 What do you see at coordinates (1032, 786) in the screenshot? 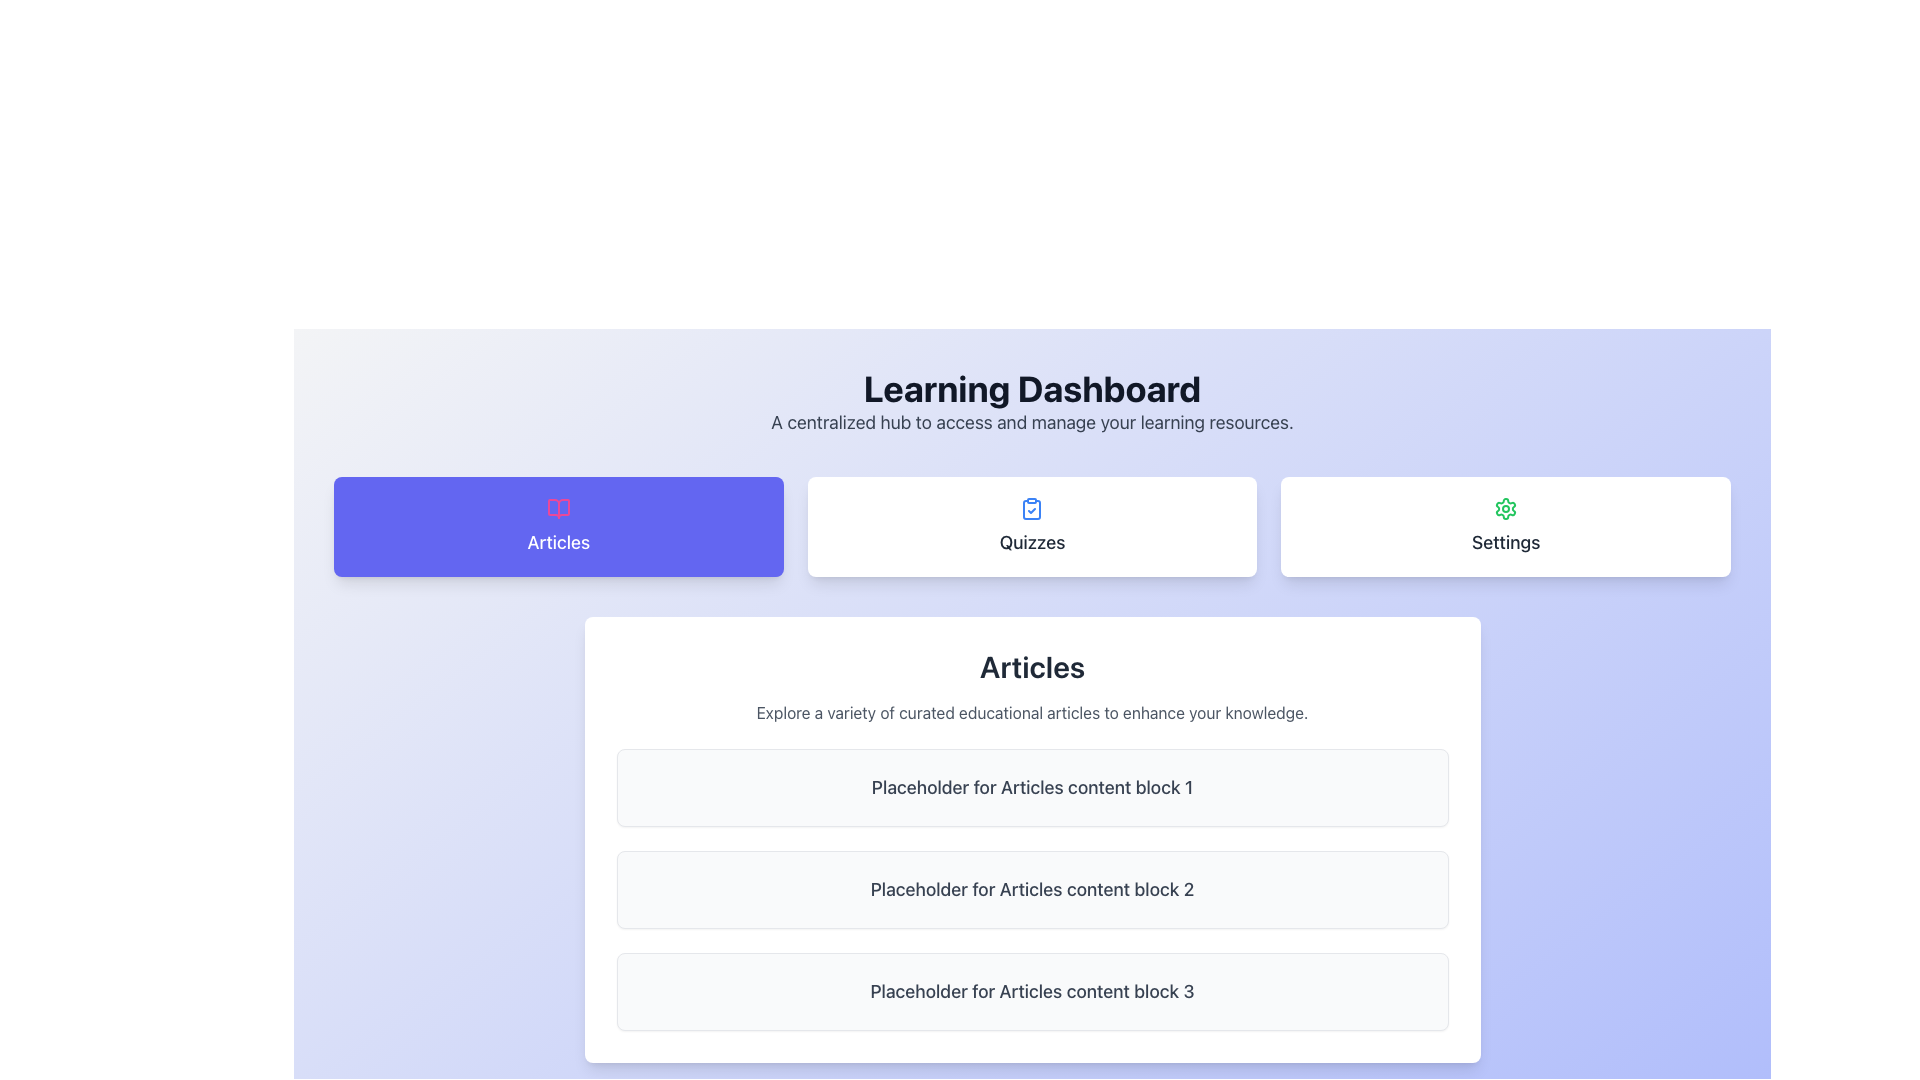
I see `the first label in the 'Articles' section, which serves as a placeholder for content` at bounding box center [1032, 786].